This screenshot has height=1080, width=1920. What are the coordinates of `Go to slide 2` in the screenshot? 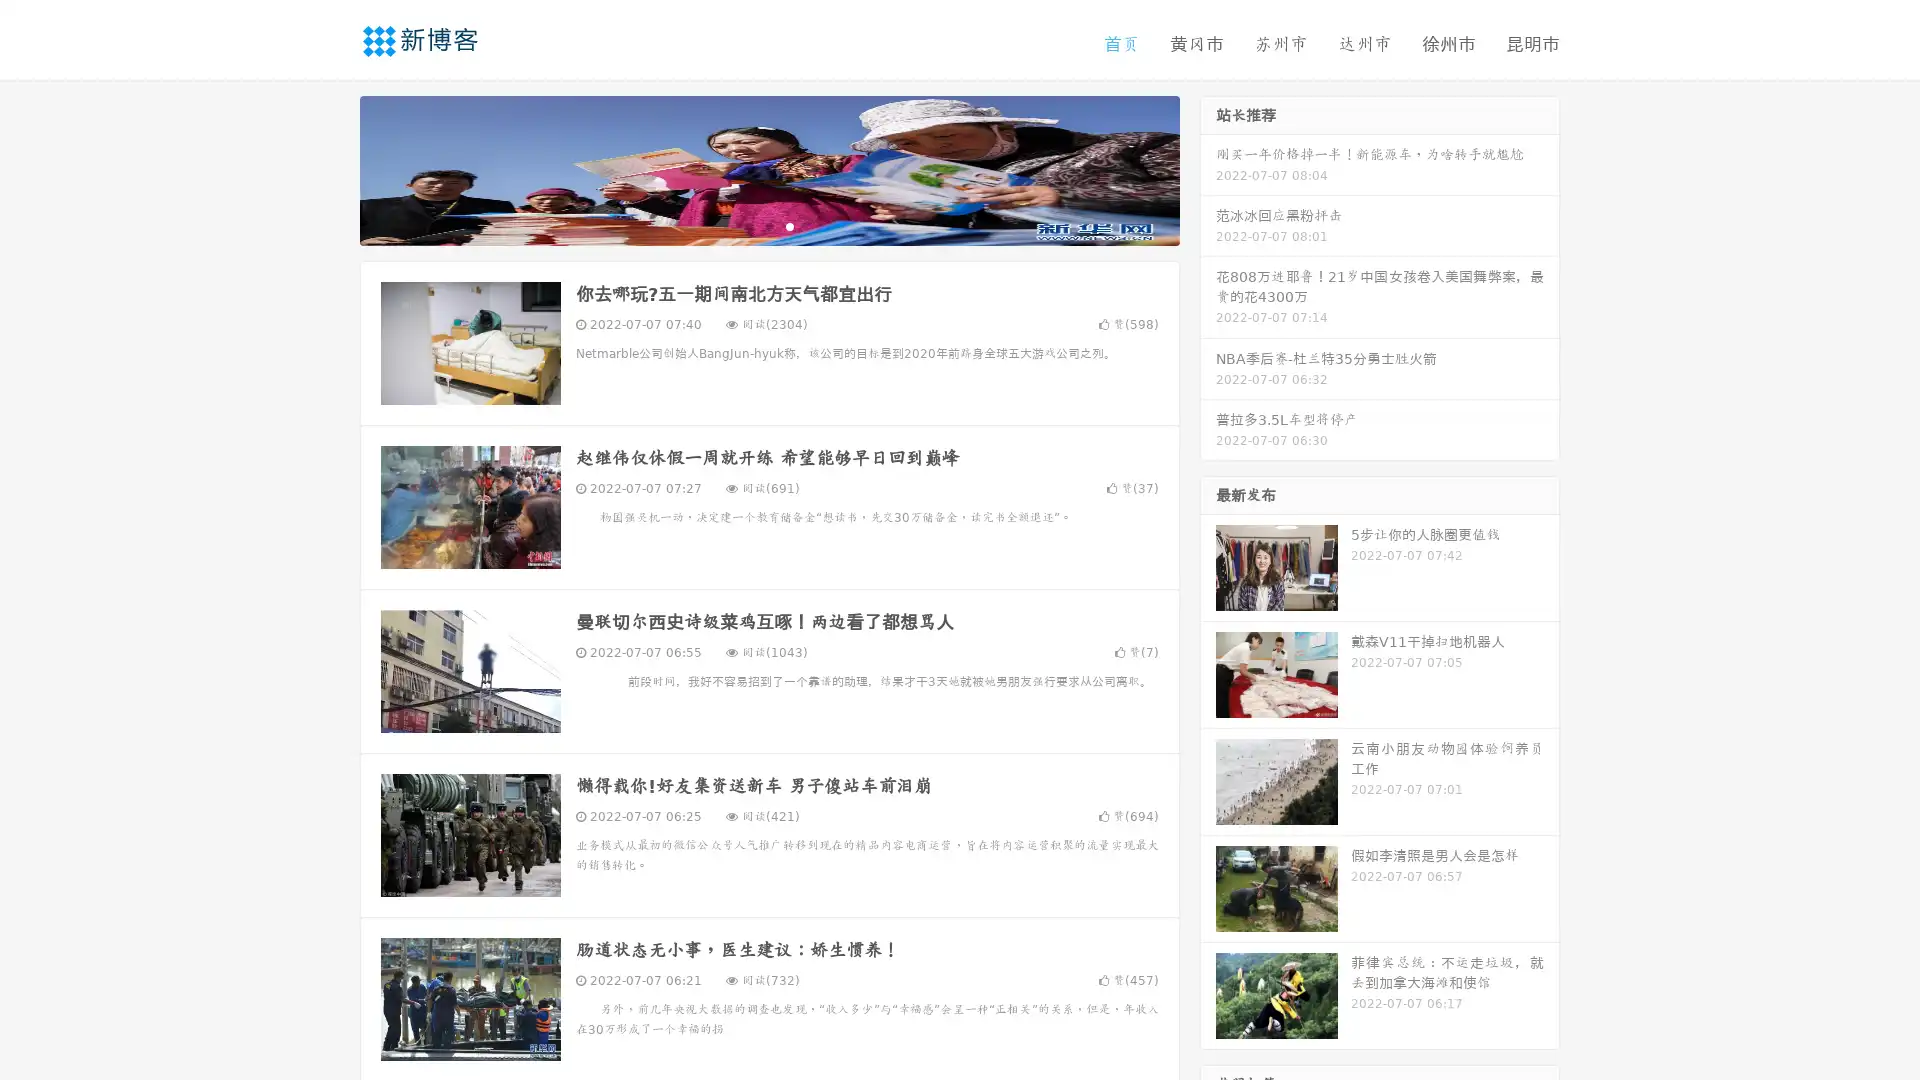 It's located at (768, 225).